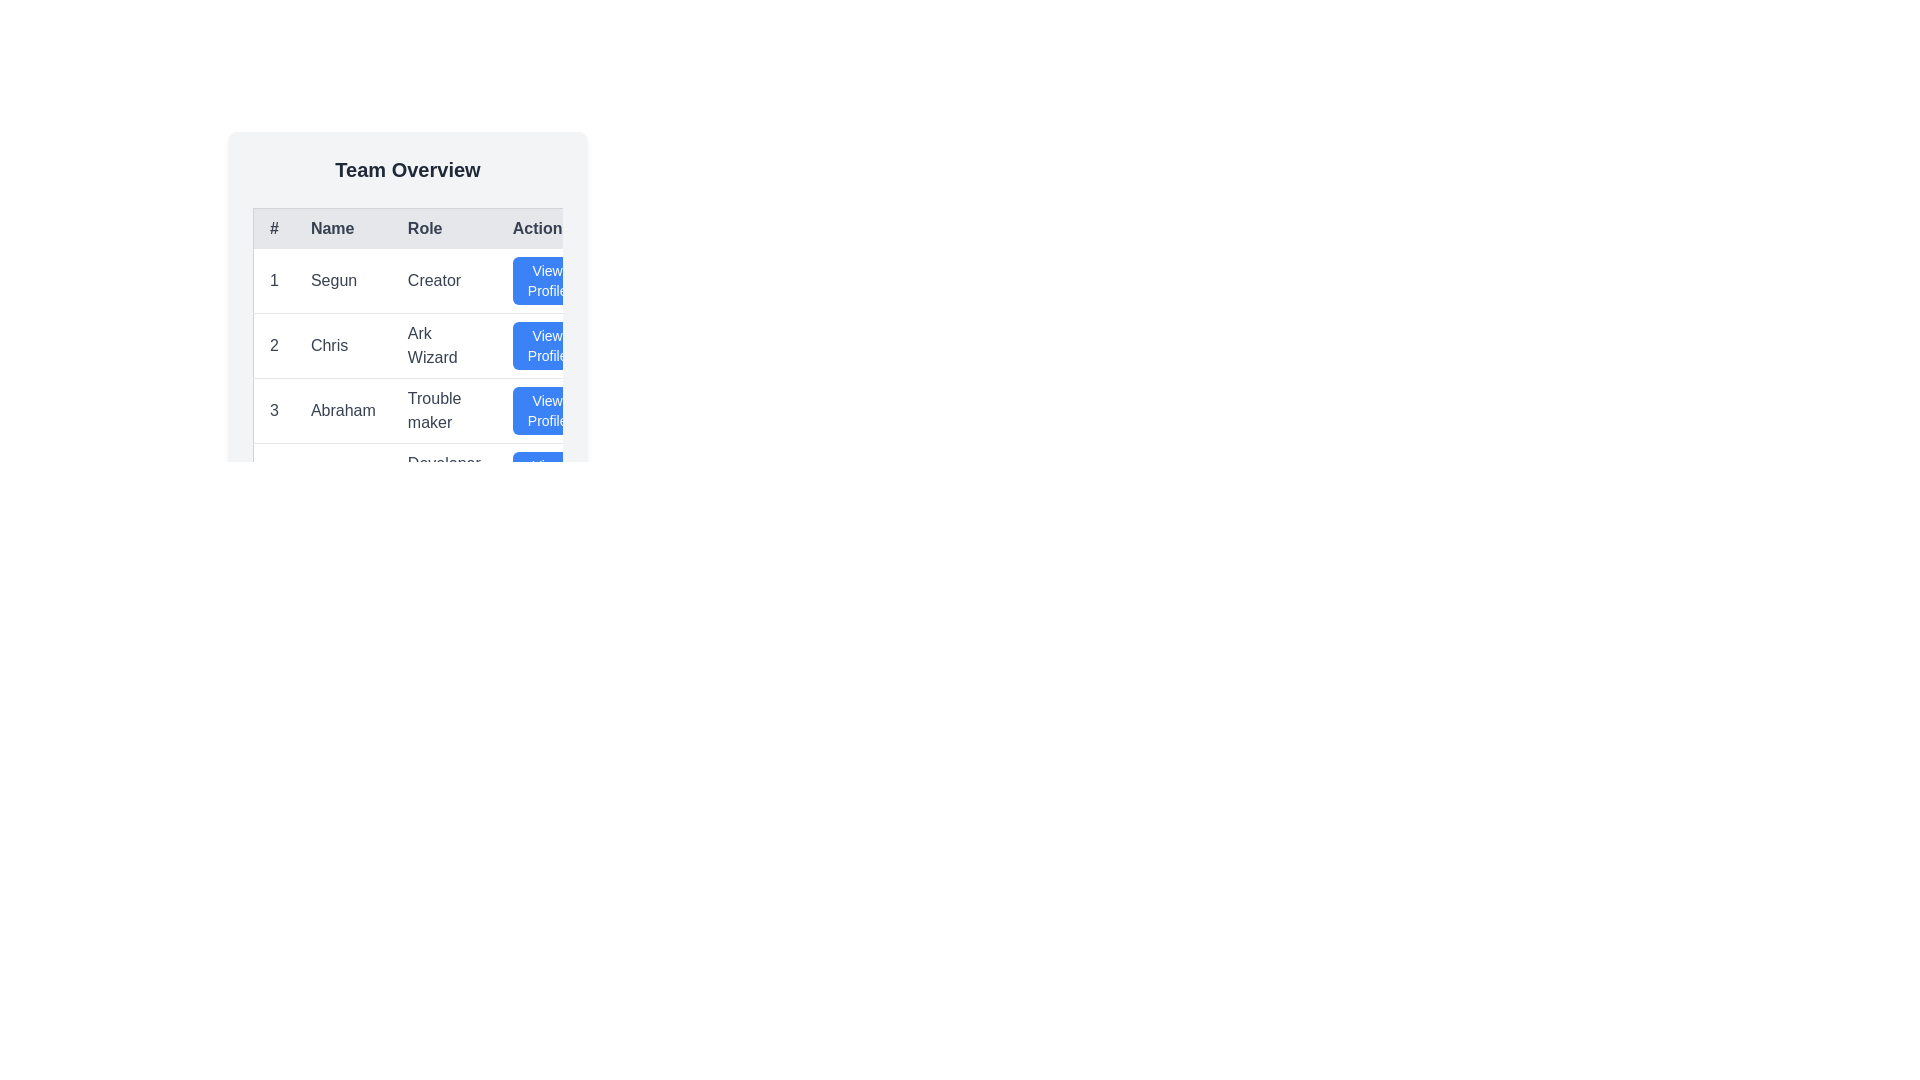 The width and height of the screenshot is (1920, 1080). What do you see at coordinates (343, 281) in the screenshot?
I see `the text label displaying 'Segun' located in the first row and second column of the table under the 'Name' header` at bounding box center [343, 281].